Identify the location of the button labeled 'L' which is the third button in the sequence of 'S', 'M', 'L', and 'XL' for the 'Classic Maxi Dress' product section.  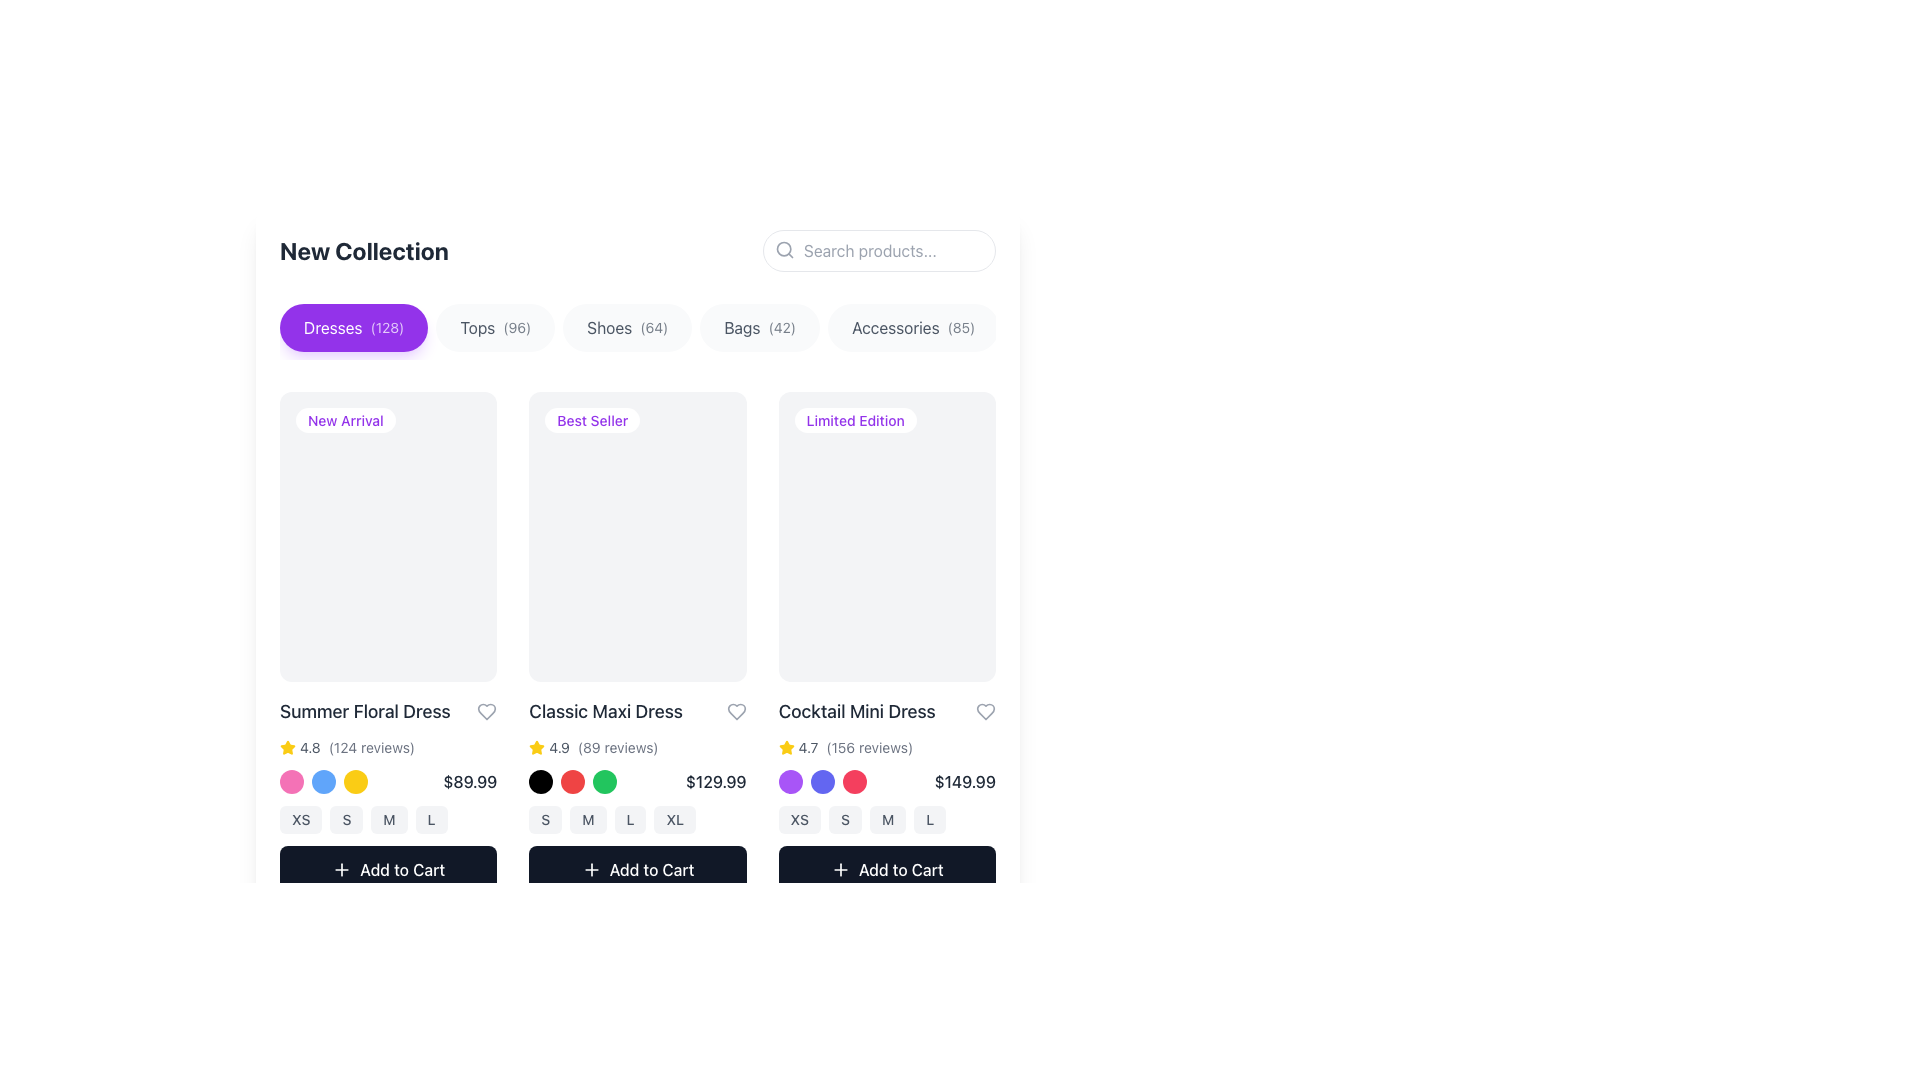
(629, 819).